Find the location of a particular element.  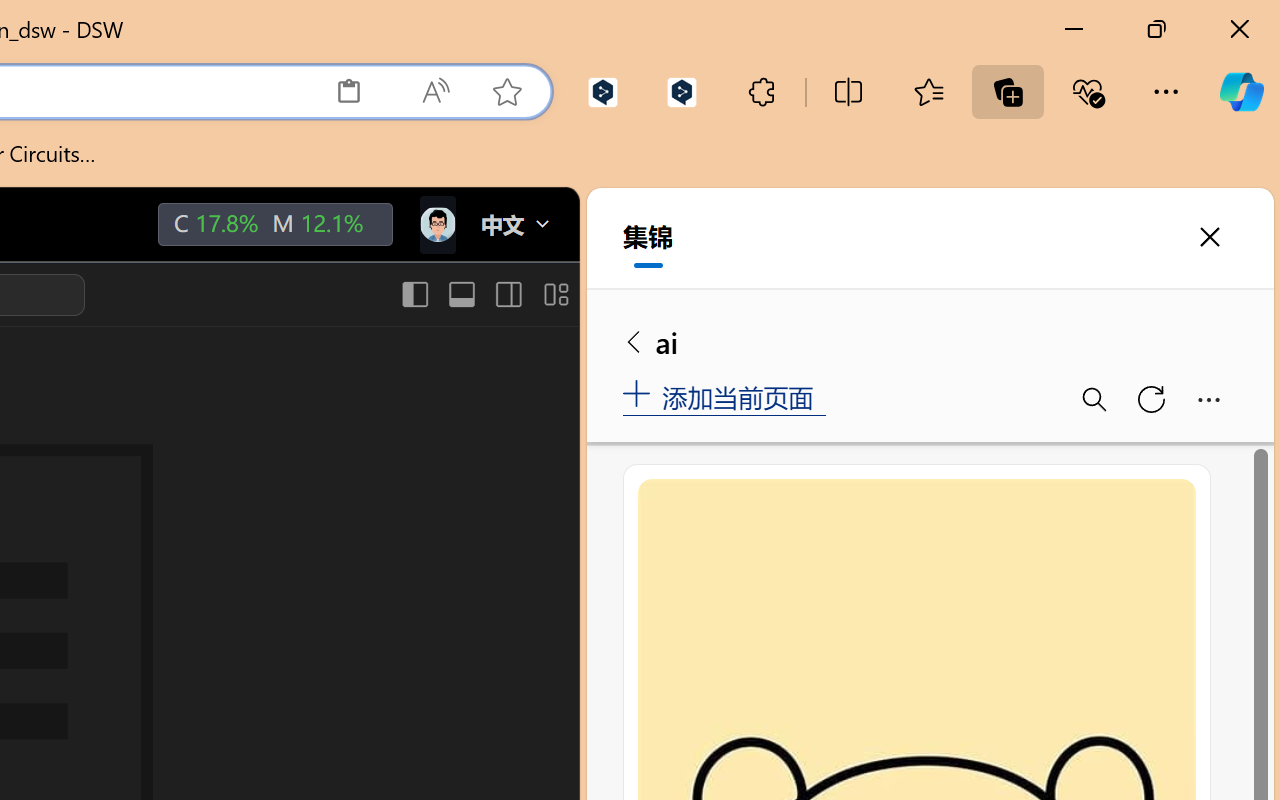

'Copilot (Ctrl+Shift+.)' is located at coordinates (1240, 91).